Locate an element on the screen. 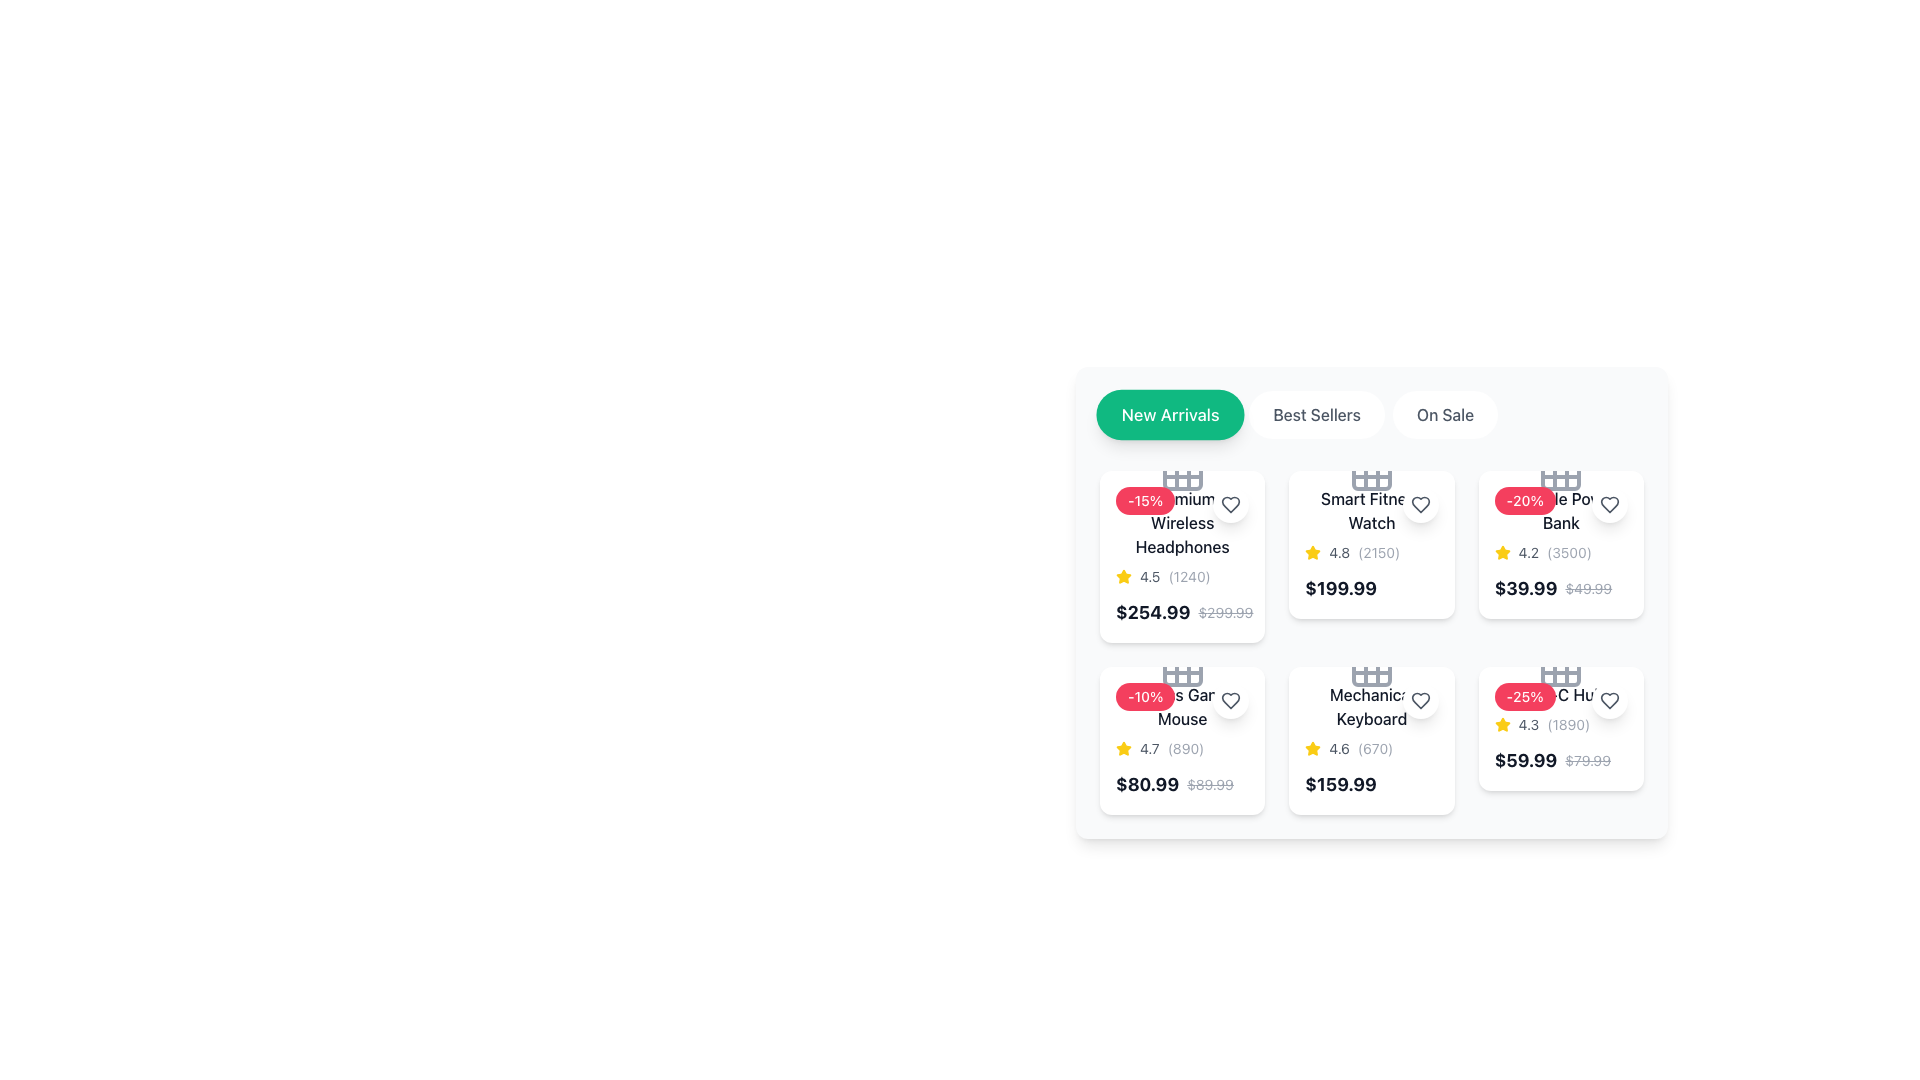  the text label that indicates the count of reviews or ratings for the 'Apple Power Bank' product, located in the first row and last column of the grid layout, immediately following the yellow star icon and the '4.2' value is located at coordinates (1568, 552).